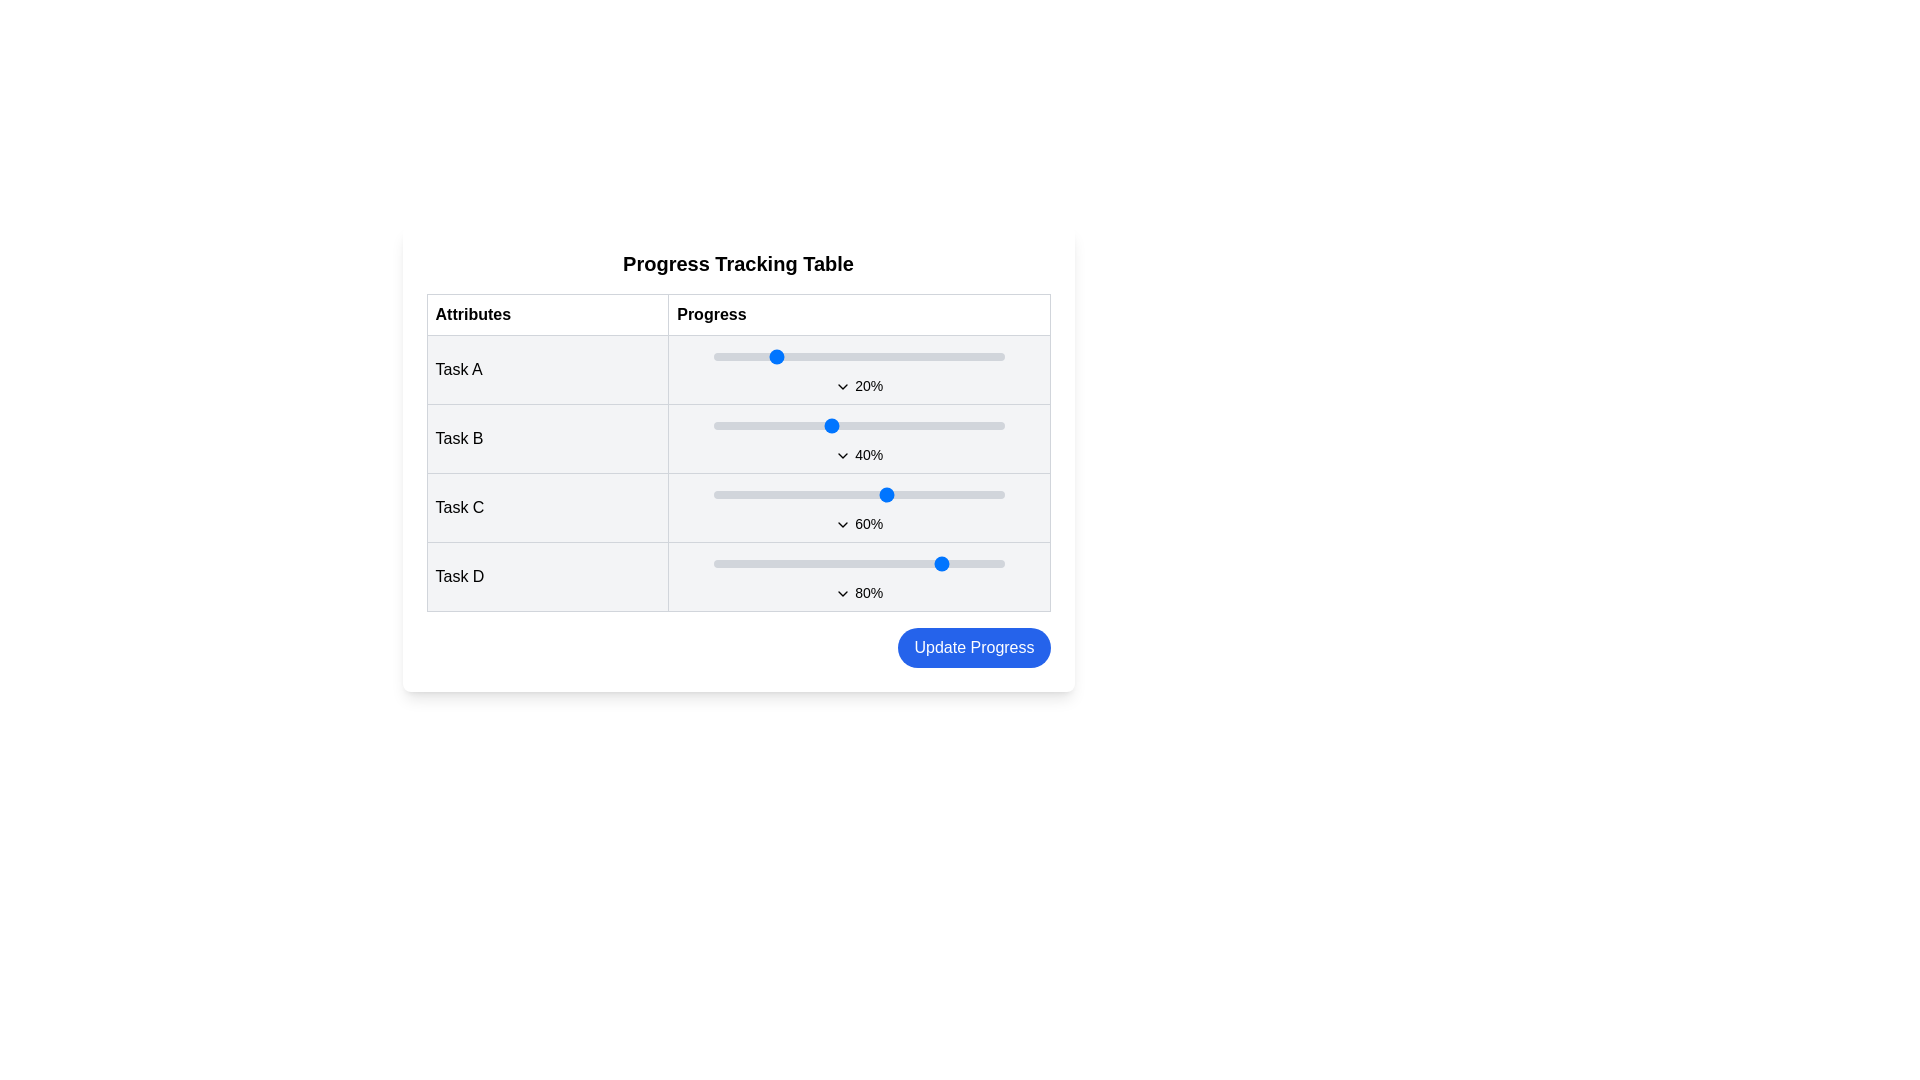 The height and width of the screenshot is (1080, 1920). Describe the element at coordinates (975, 356) in the screenshot. I see `progress value` at that location.